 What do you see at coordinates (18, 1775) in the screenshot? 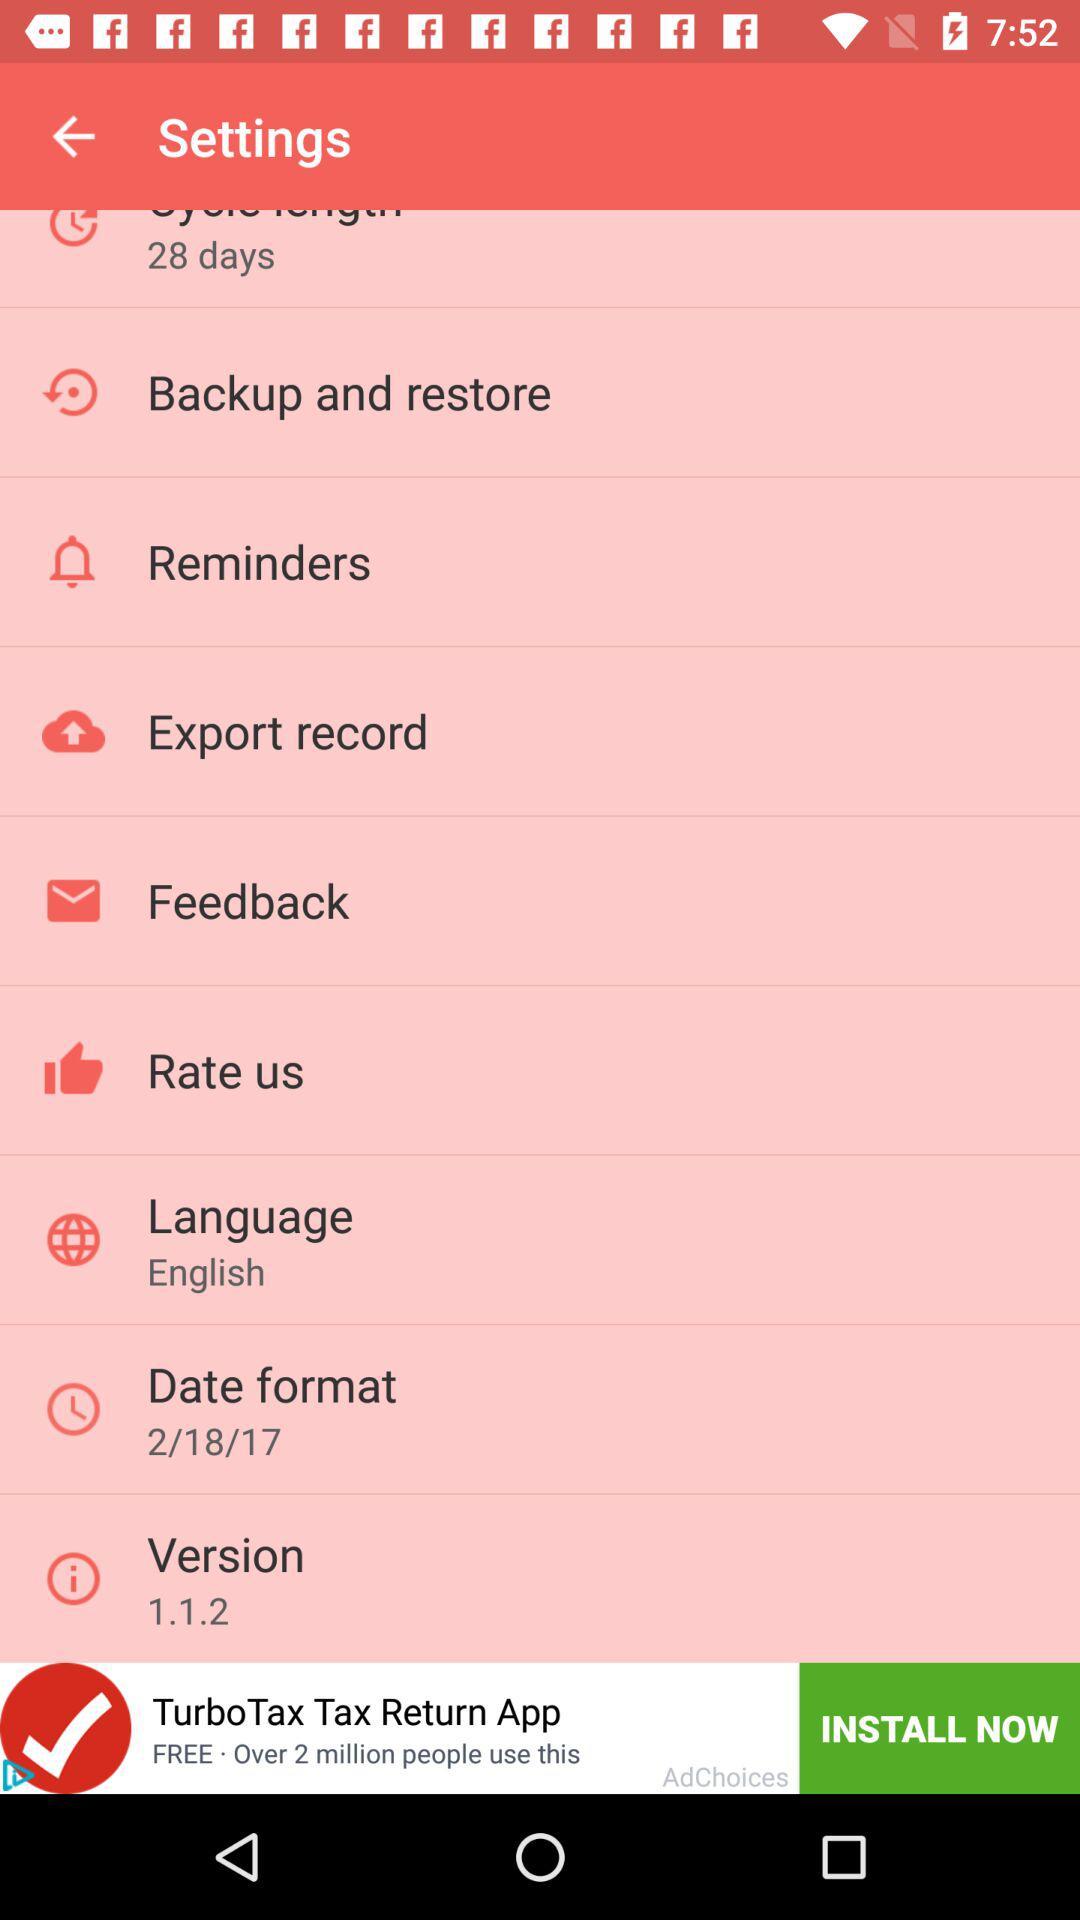
I see `icon to the left of free over 2` at bounding box center [18, 1775].